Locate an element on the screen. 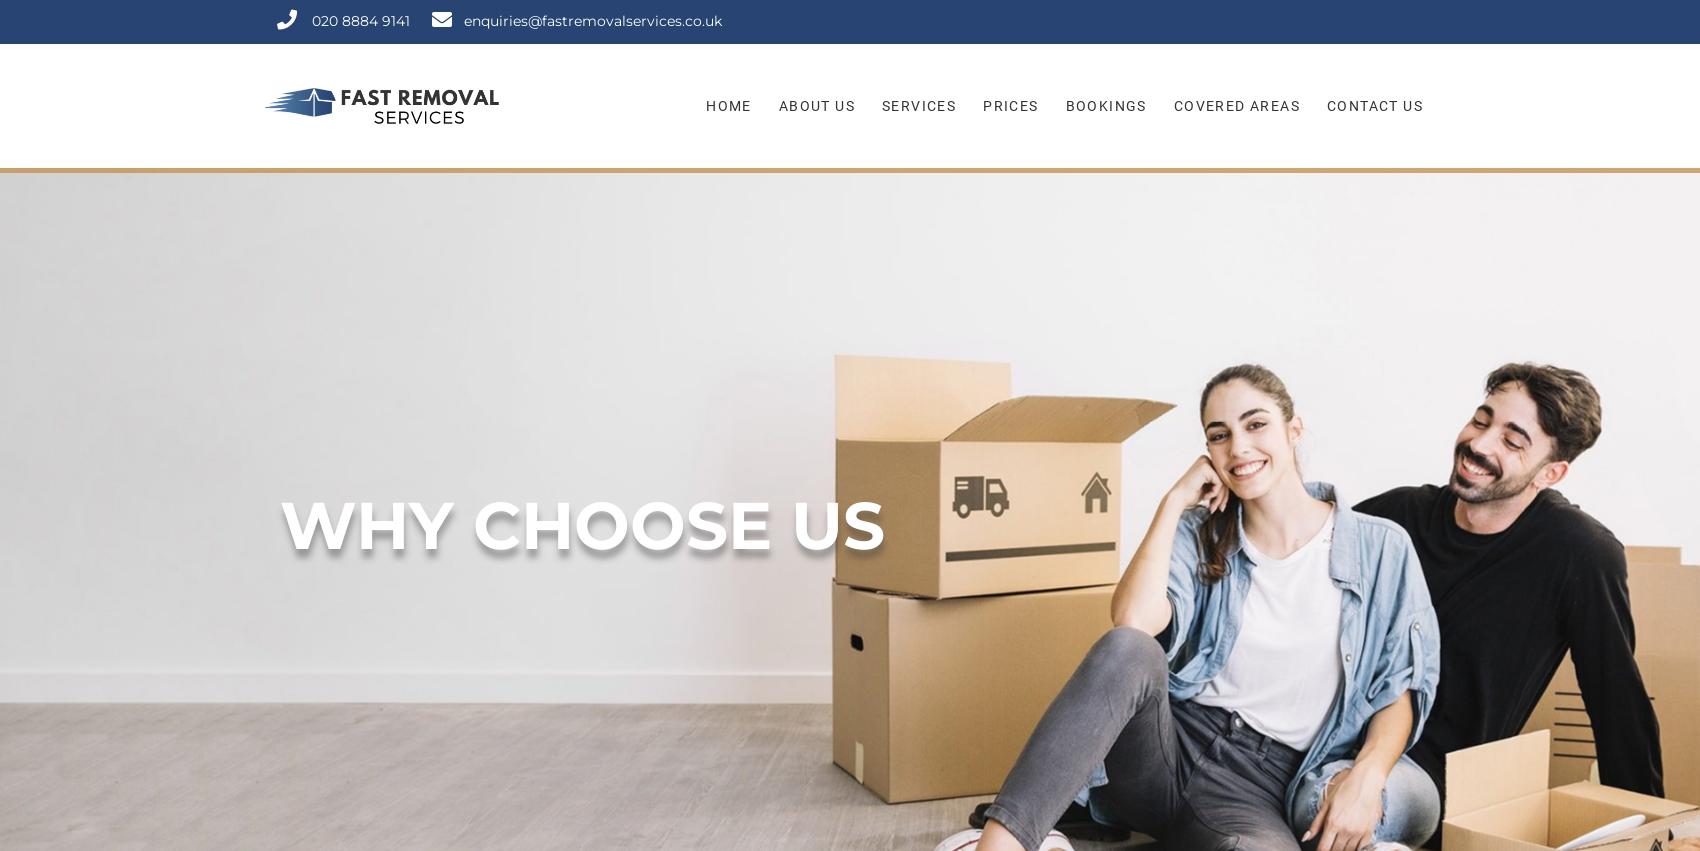  'Cleaning Services' is located at coordinates (941, 414).